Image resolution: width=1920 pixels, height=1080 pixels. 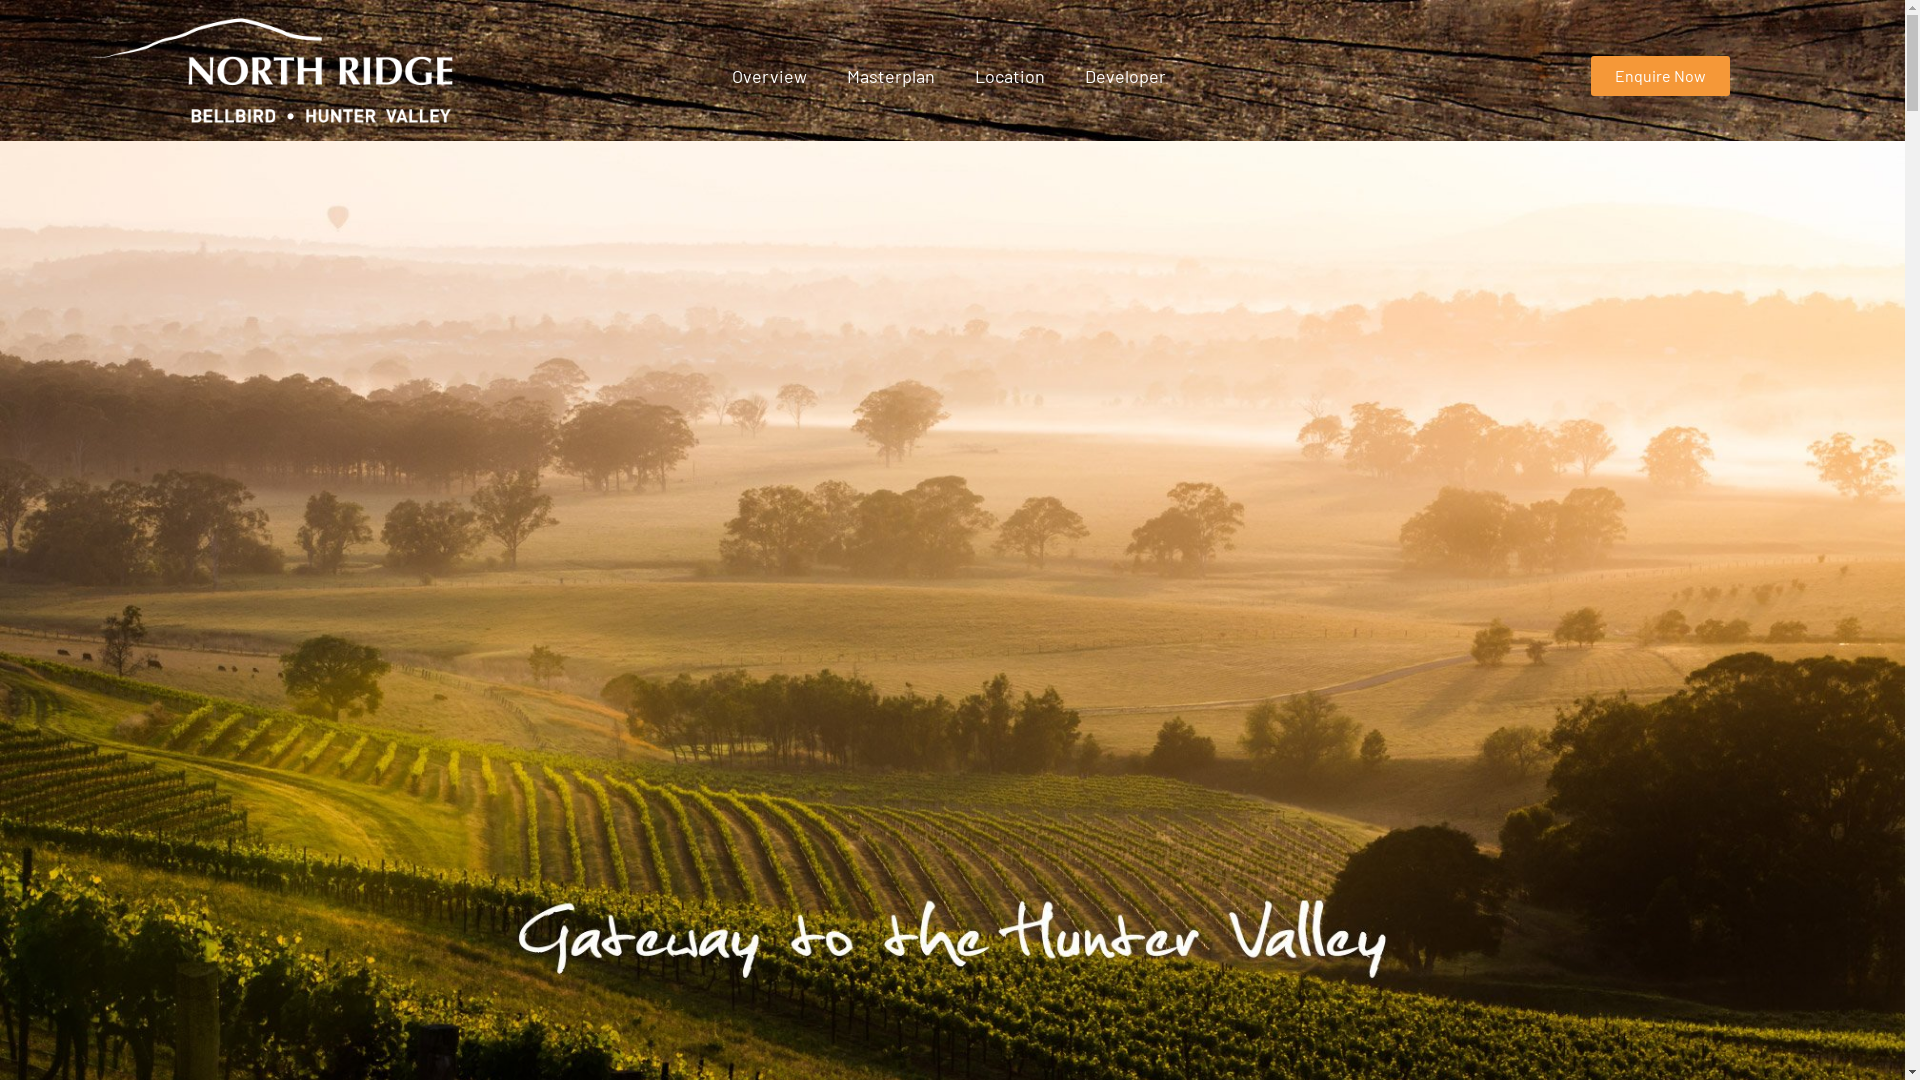 What do you see at coordinates (768, 75) in the screenshot?
I see `'Overview'` at bounding box center [768, 75].